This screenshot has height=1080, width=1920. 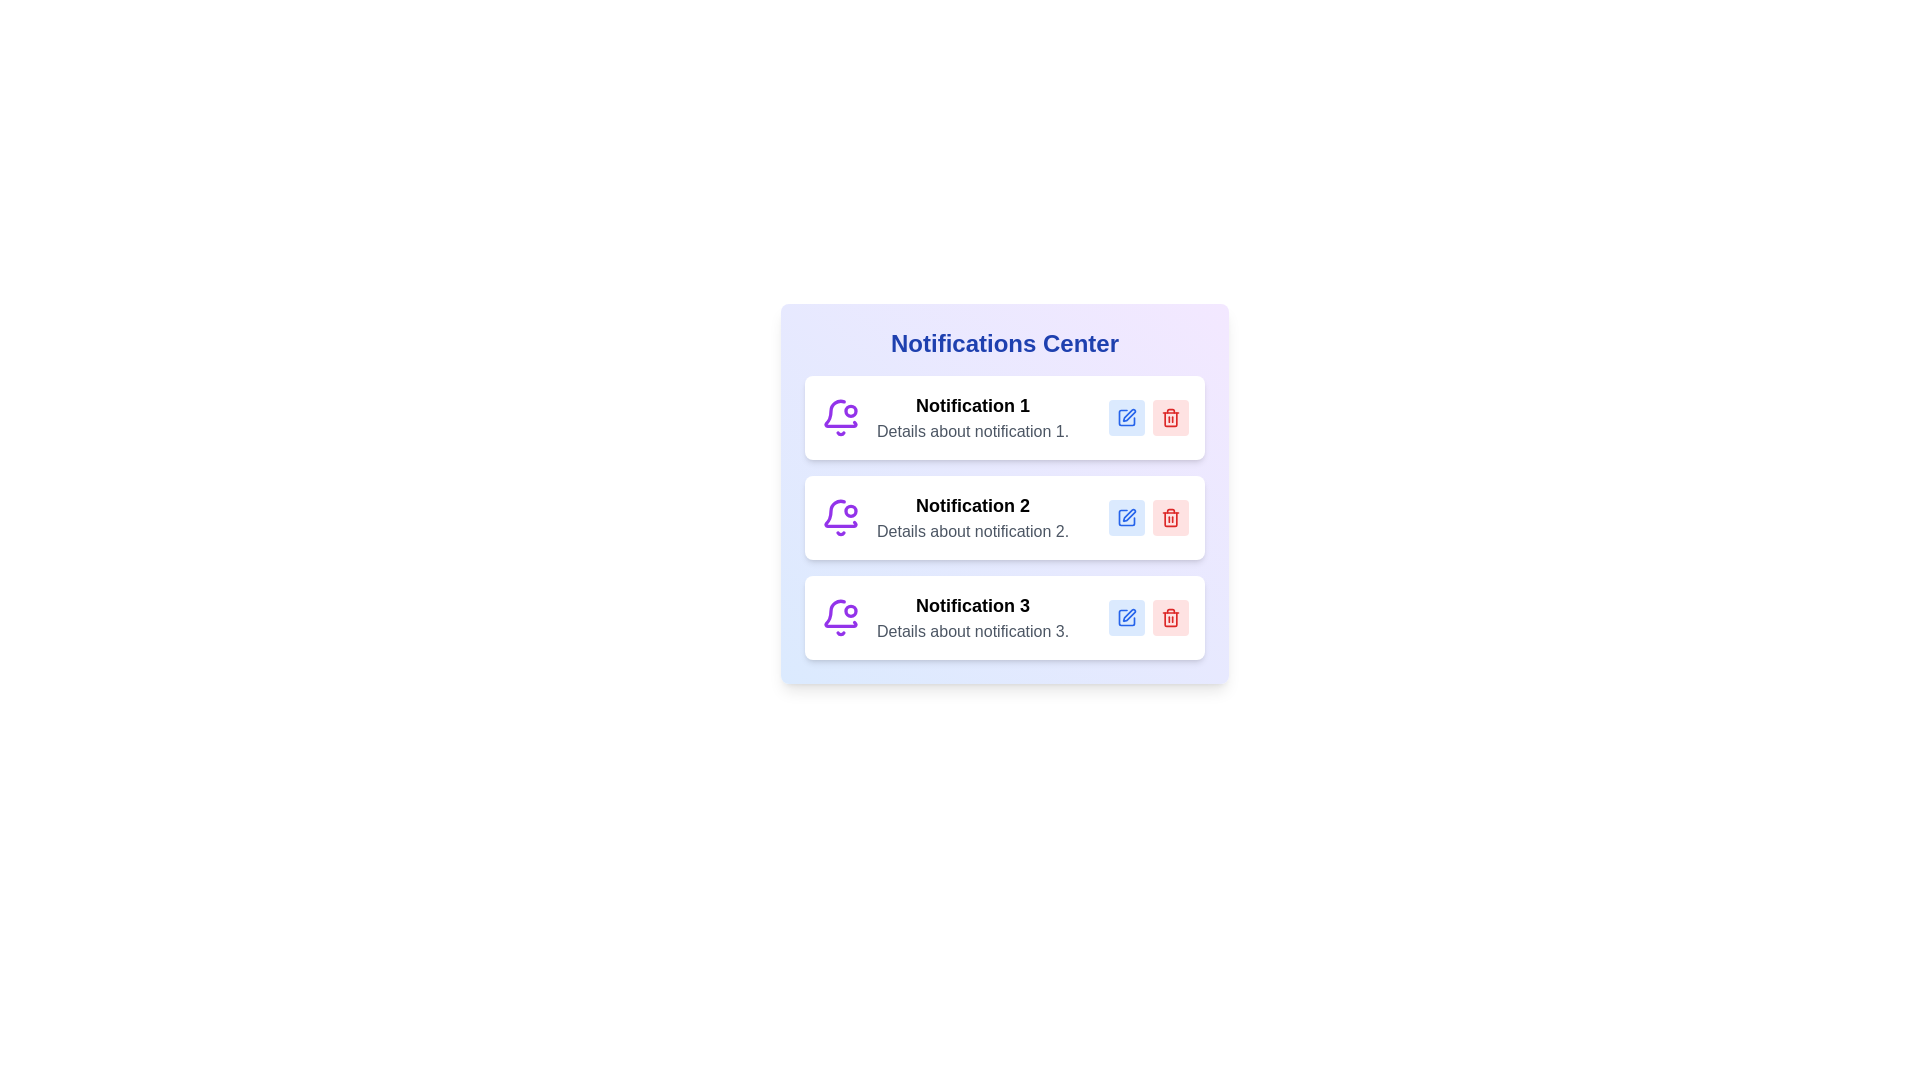 I want to click on the leftmost rounded rectangular button with a light blue background and a blue pen icon, located to the right of the third notification row in the notifications list, so click(x=1127, y=616).